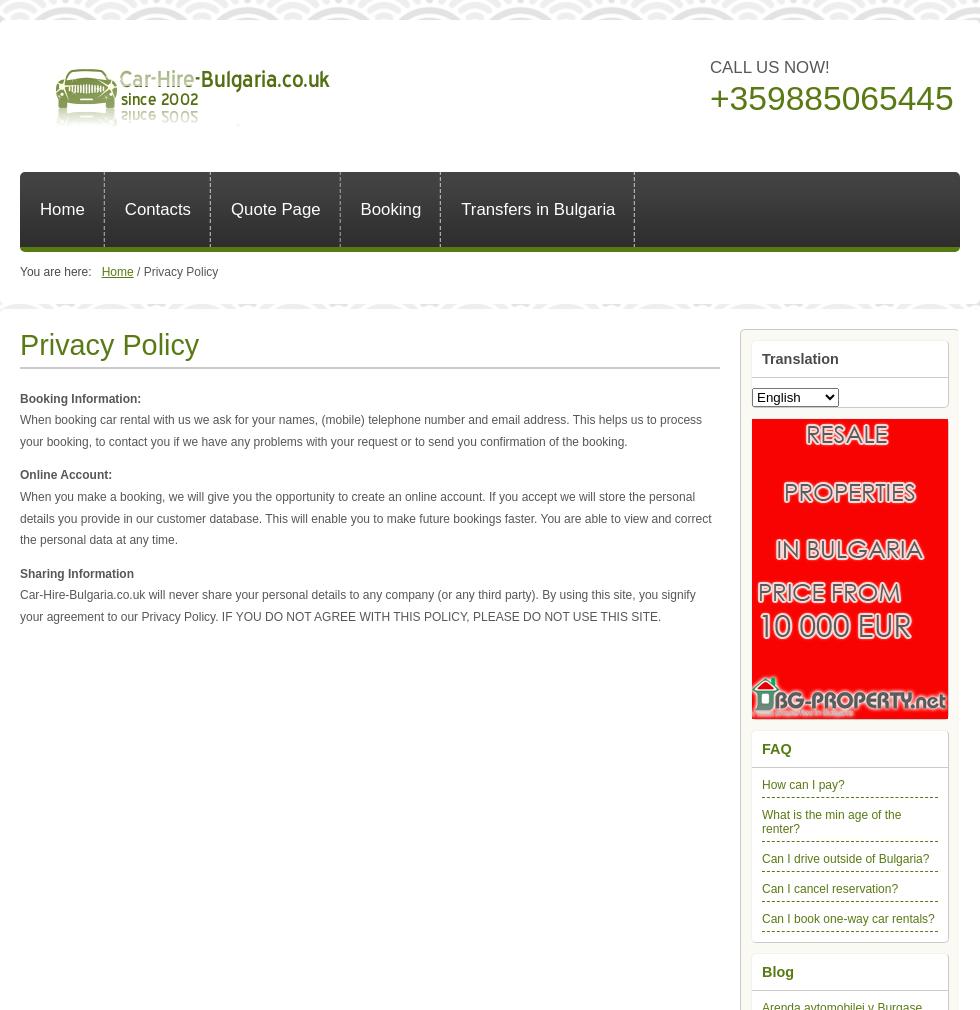  I want to click on 'Can I drive outside of Bulgaria?', so click(845, 857).